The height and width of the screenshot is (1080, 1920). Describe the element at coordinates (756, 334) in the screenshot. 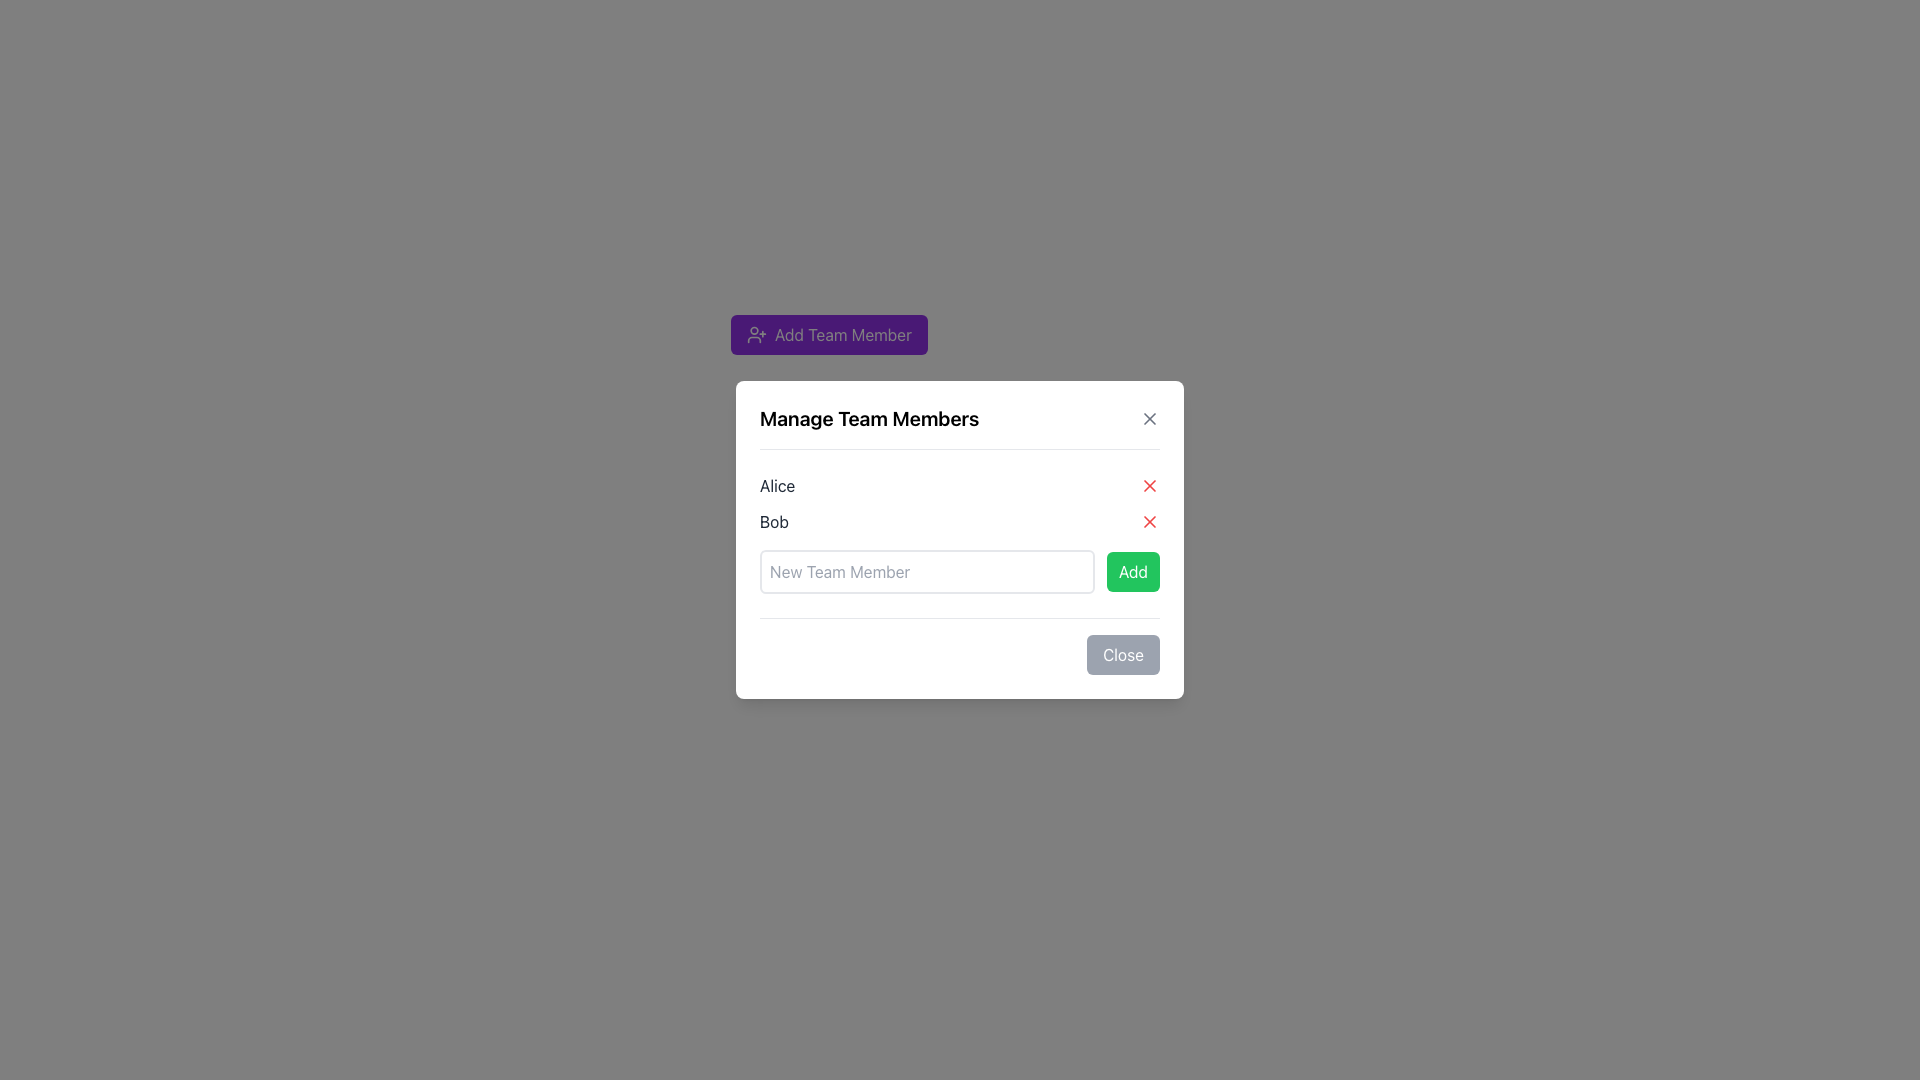

I see `the icon that visually represents the action of adding a user to a group, which is located inside the purple 'Add Team Member' button at the top center of the interface` at that location.